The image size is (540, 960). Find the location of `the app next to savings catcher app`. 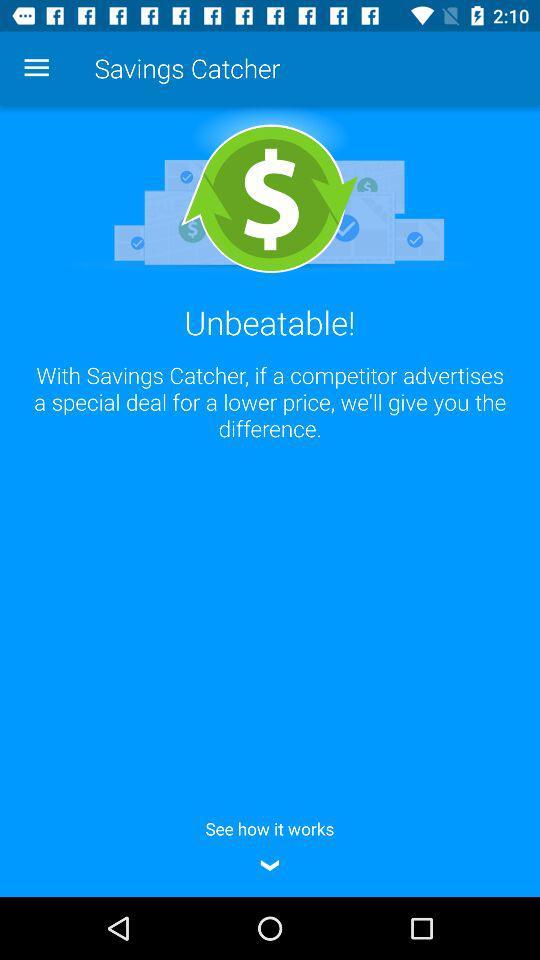

the app next to savings catcher app is located at coordinates (36, 68).